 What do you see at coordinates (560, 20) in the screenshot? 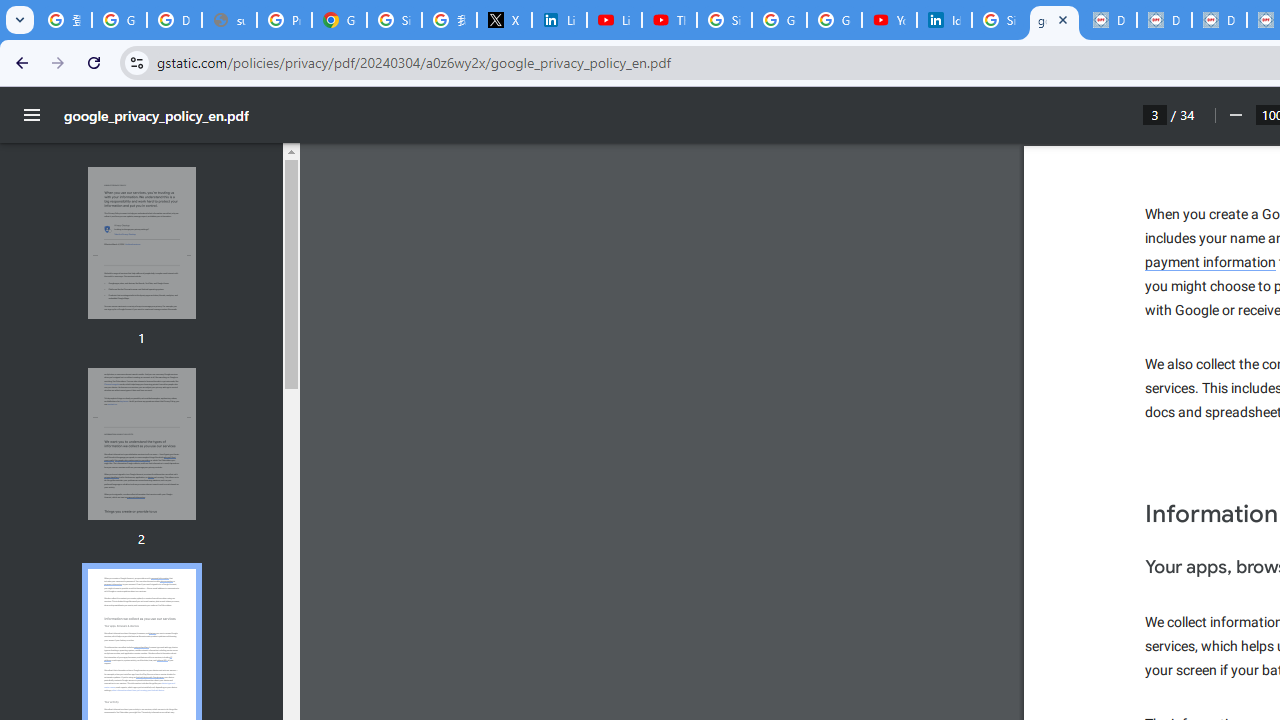
I see `'LinkedIn Privacy Policy'` at bounding box center [560, 20].